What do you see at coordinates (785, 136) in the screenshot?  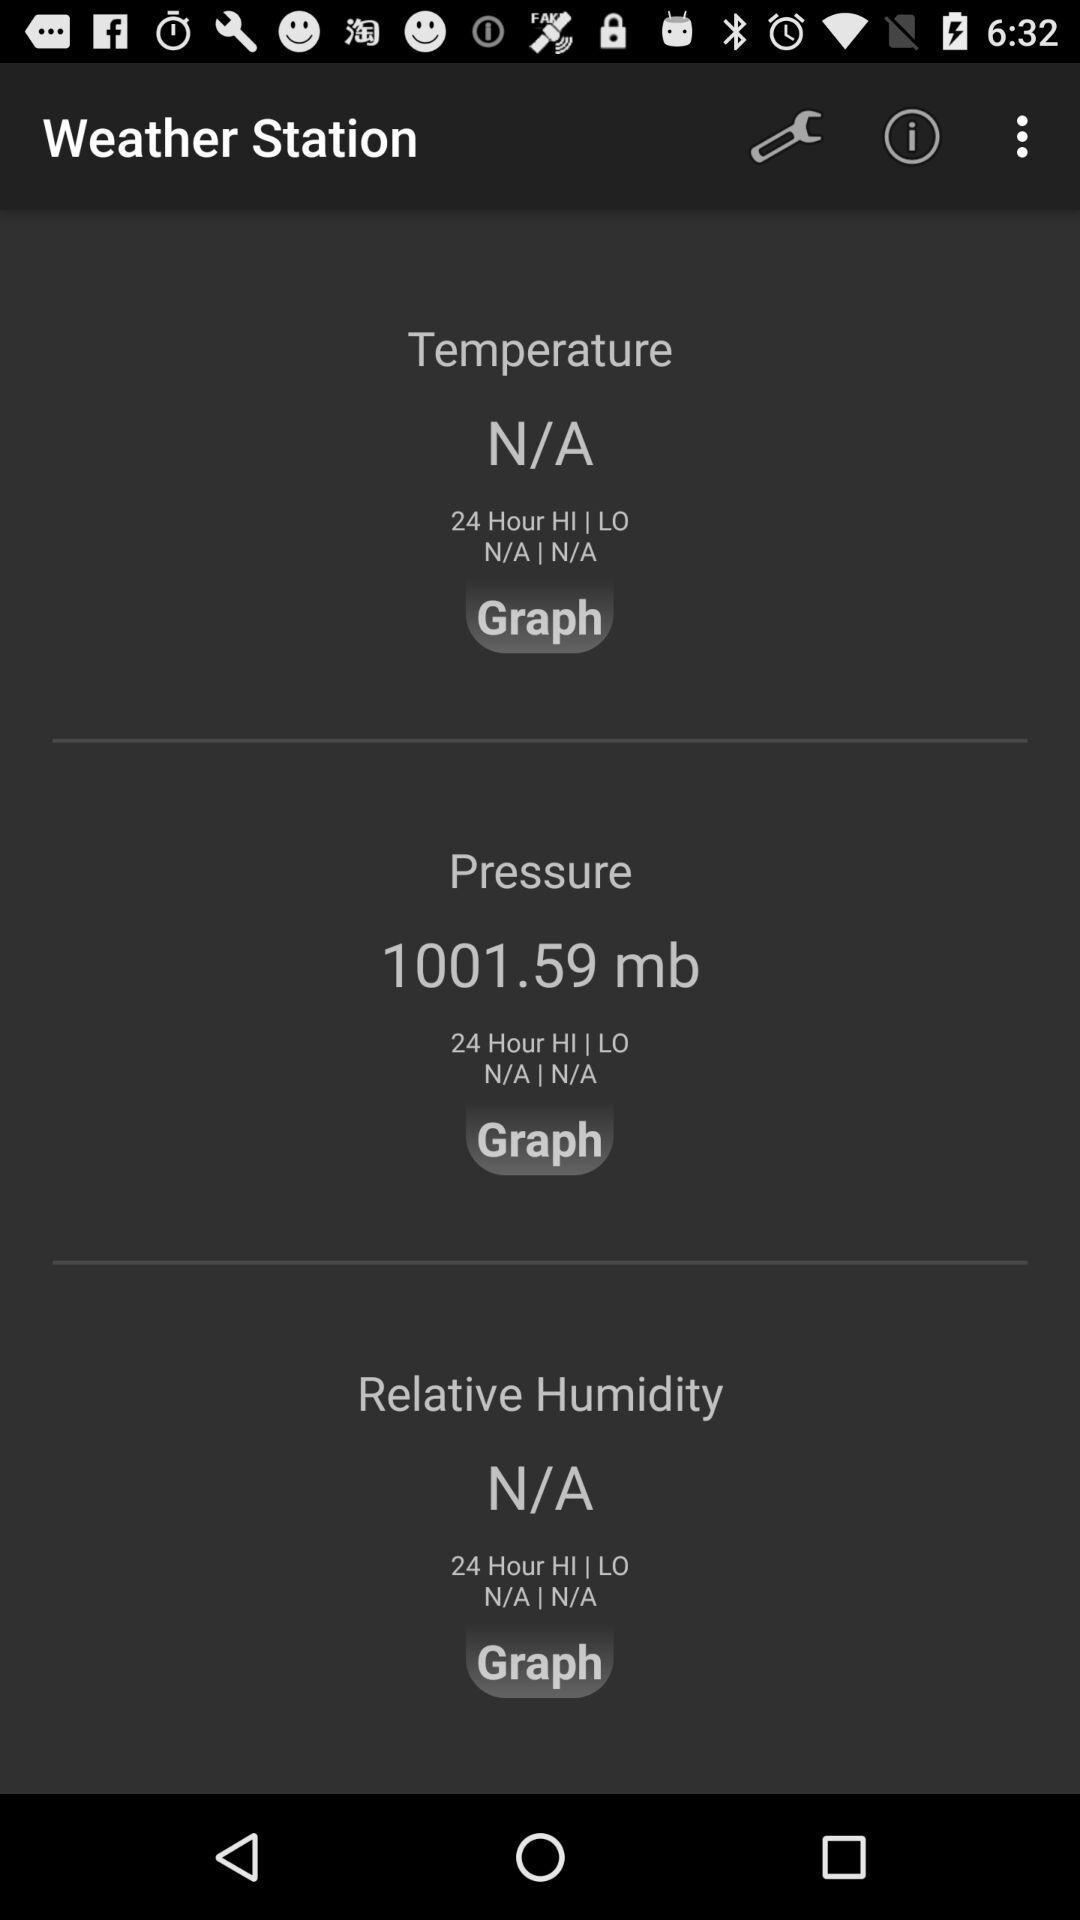 I see `the settings icon beside weather station` at bounding box center [785, 136].